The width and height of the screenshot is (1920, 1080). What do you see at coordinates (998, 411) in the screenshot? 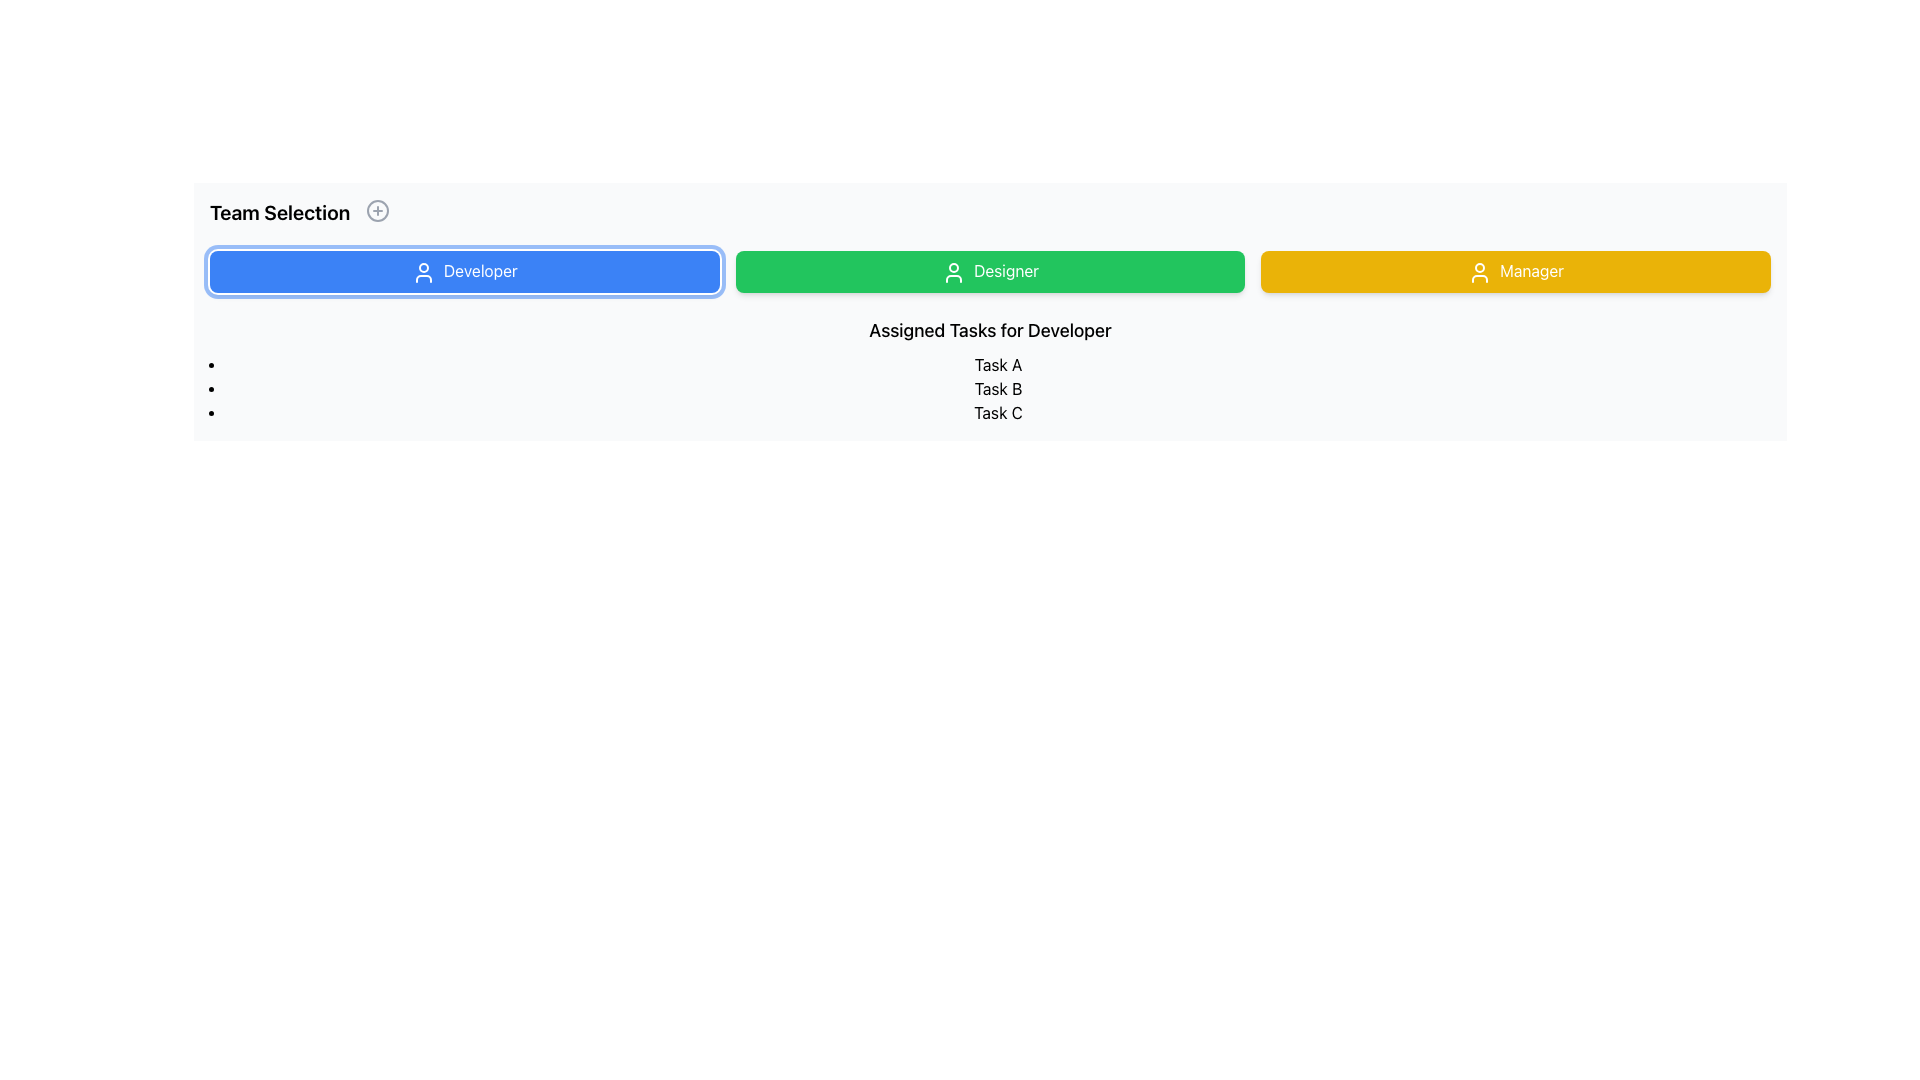
I see `the Text Label displaying 'Task C', which is the third item in a vertical list of tasks` at bounding box center [998, 411].